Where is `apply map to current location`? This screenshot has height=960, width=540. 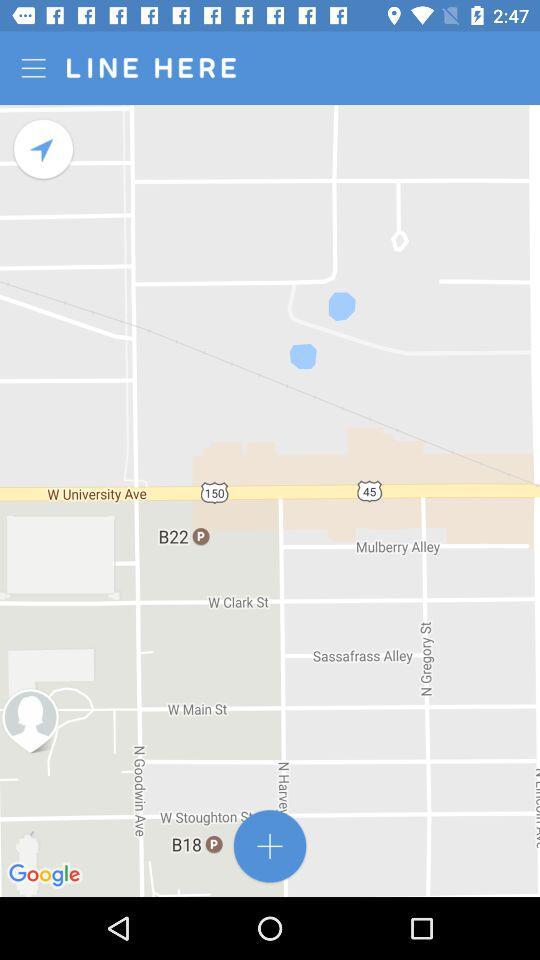 apply map to current location is located at coordinates (44, 148).